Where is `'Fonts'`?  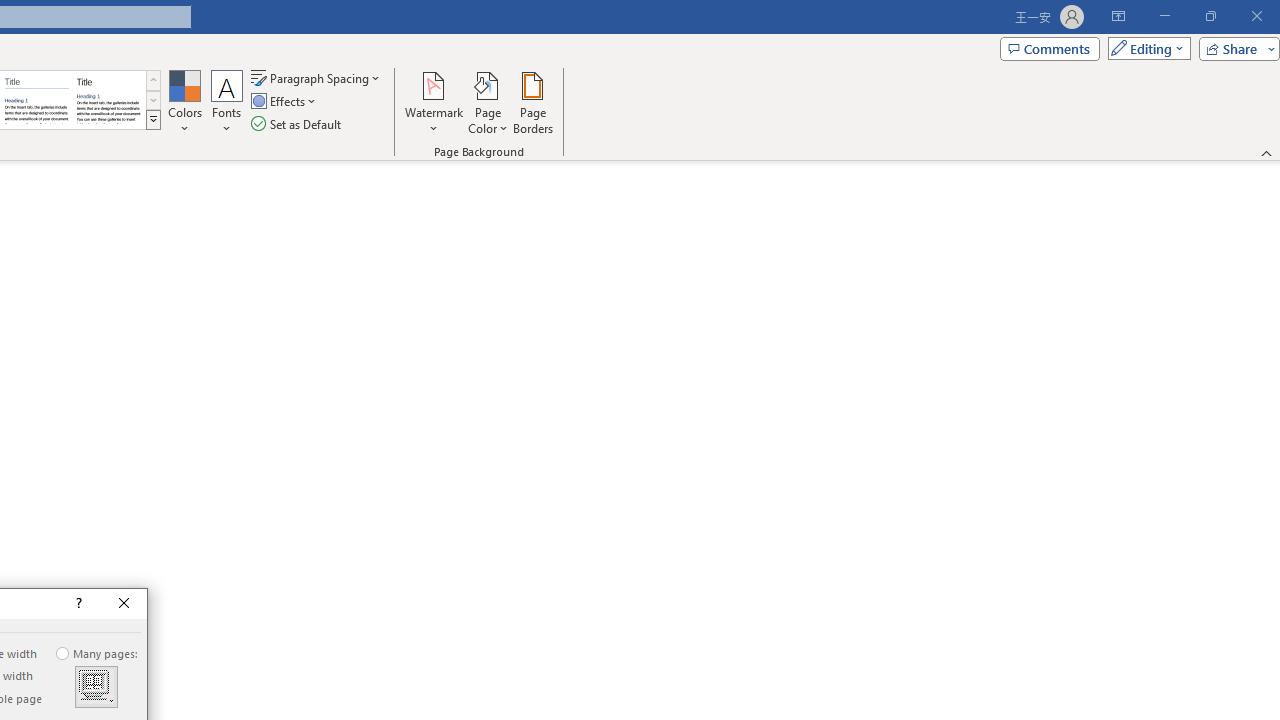 'Fonts' is located at coordinates (227, 103).